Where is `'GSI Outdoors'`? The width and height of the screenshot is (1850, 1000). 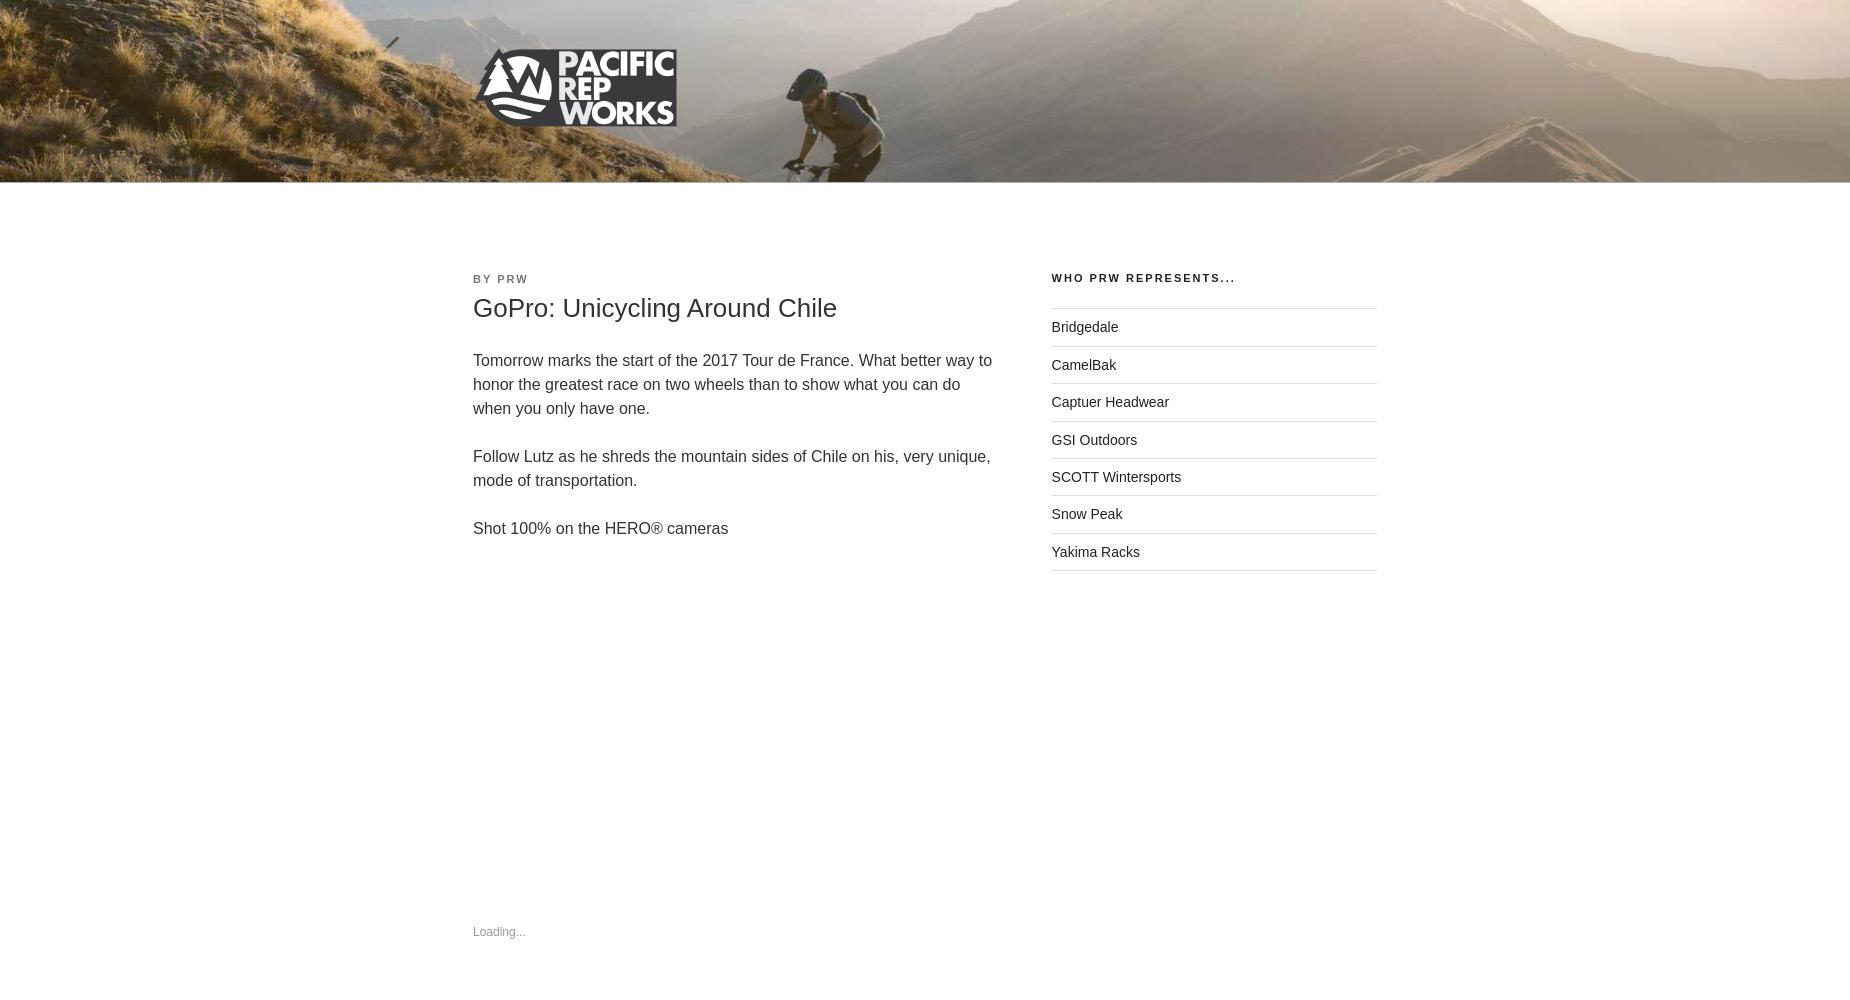 'GSI Outdoors' is located at coordinates (1049, 438).